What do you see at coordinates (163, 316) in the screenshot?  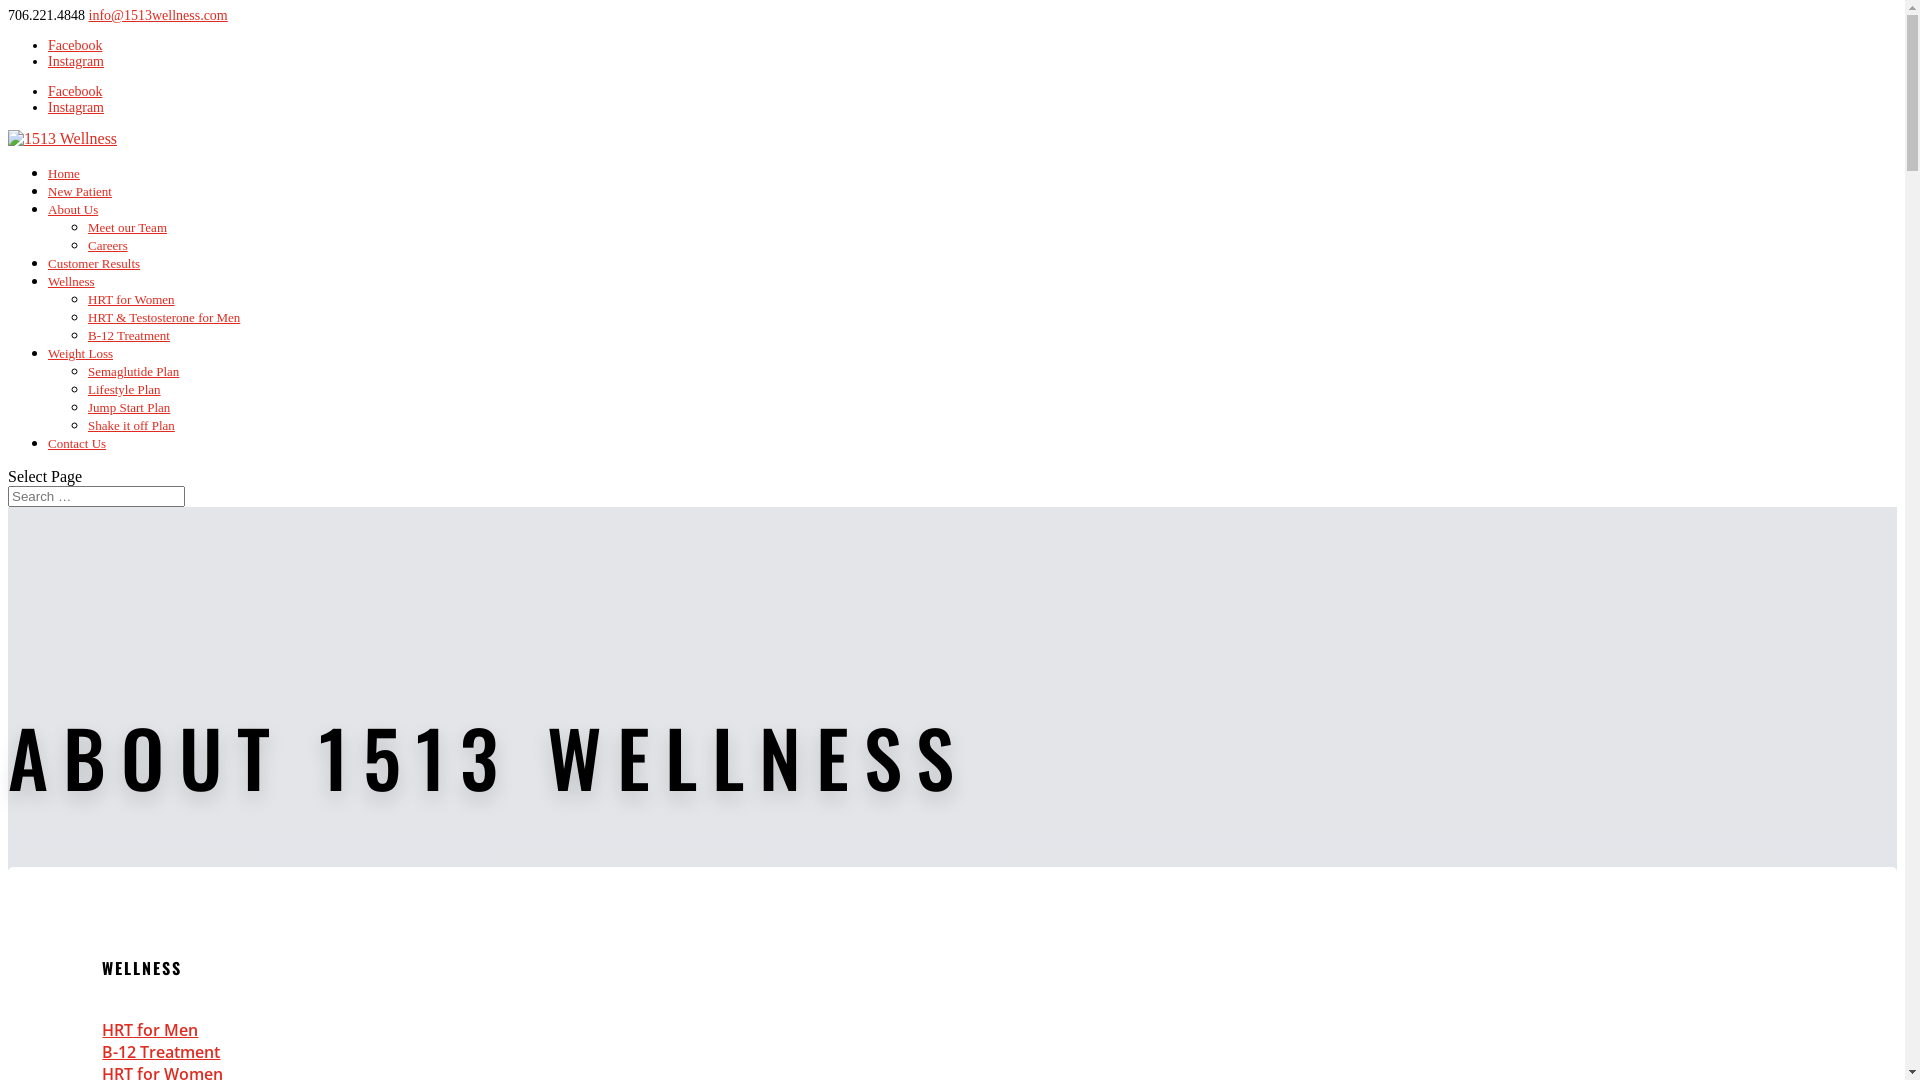 I see `'HRT & Testosterone for Men'` at bounding box center [163, 316].